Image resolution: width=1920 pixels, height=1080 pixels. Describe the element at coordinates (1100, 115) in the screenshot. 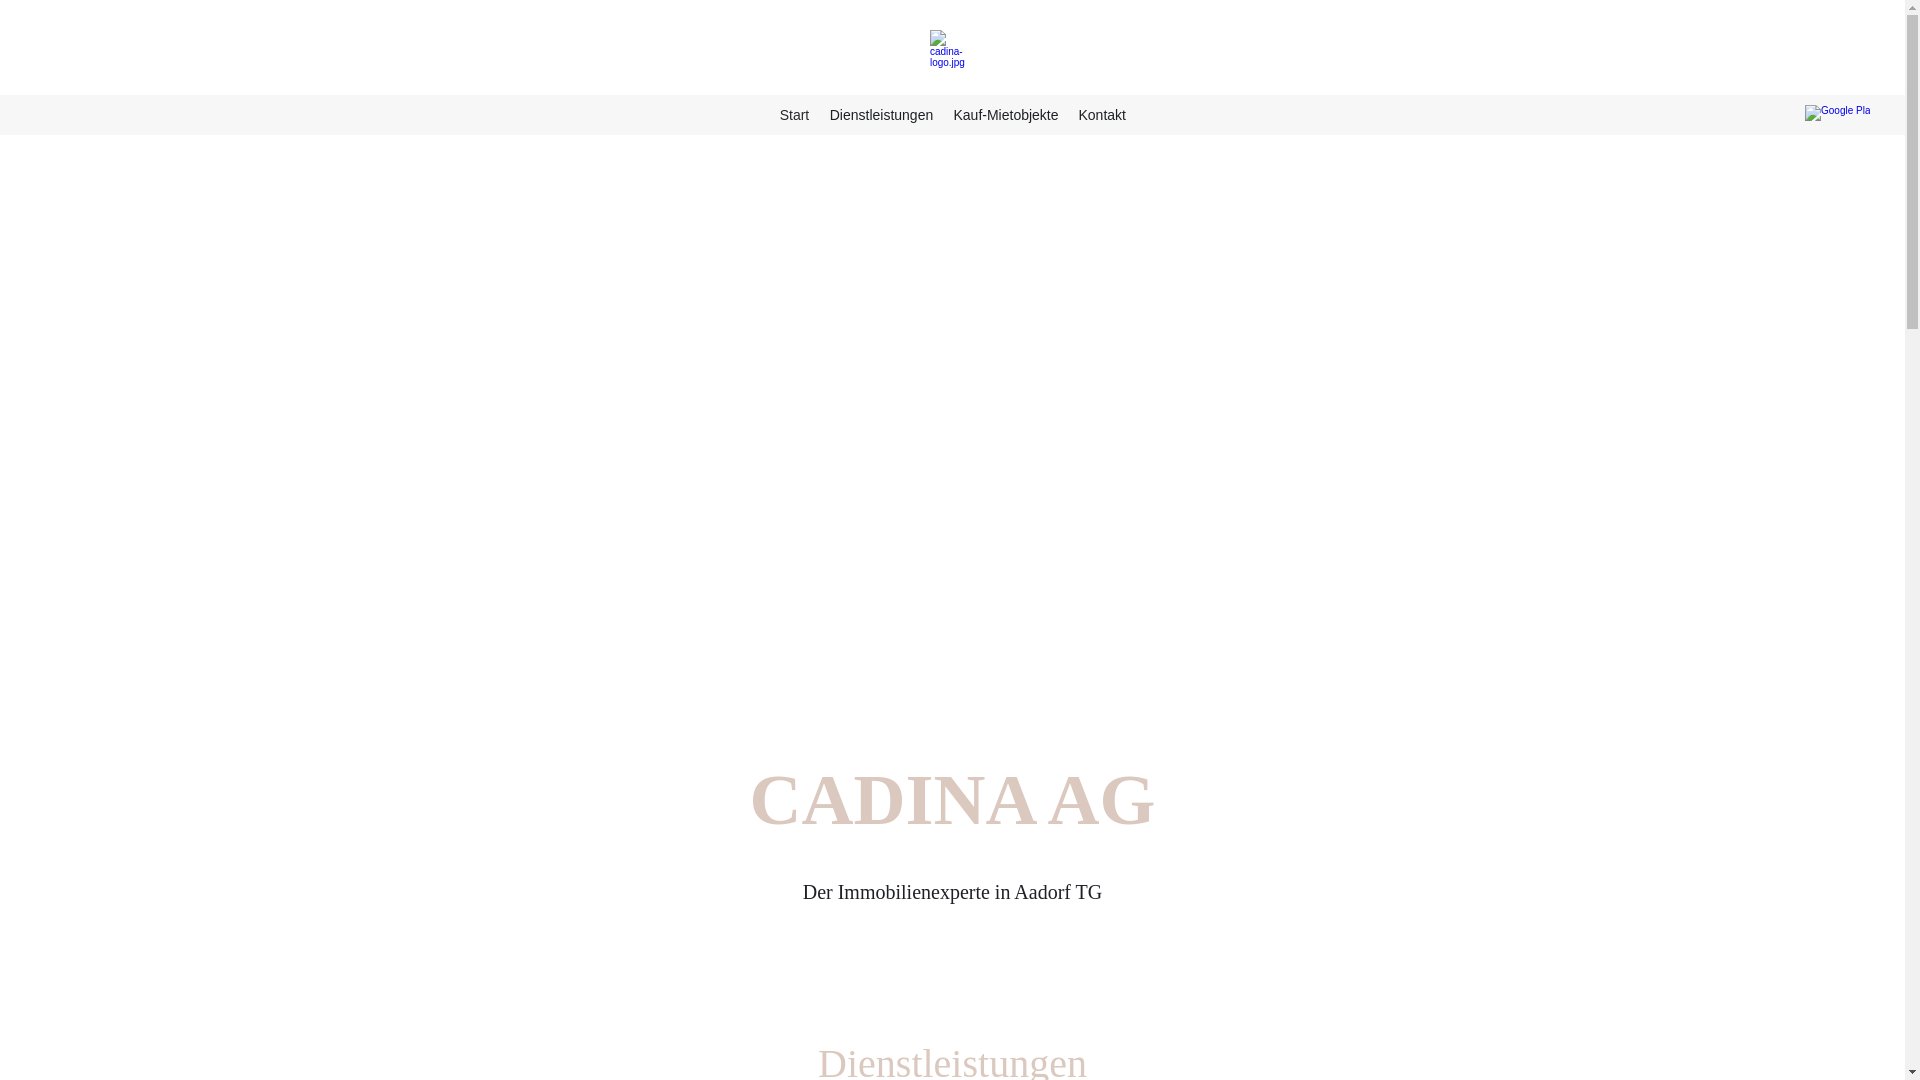

I see `'Kontakt'` at that location.